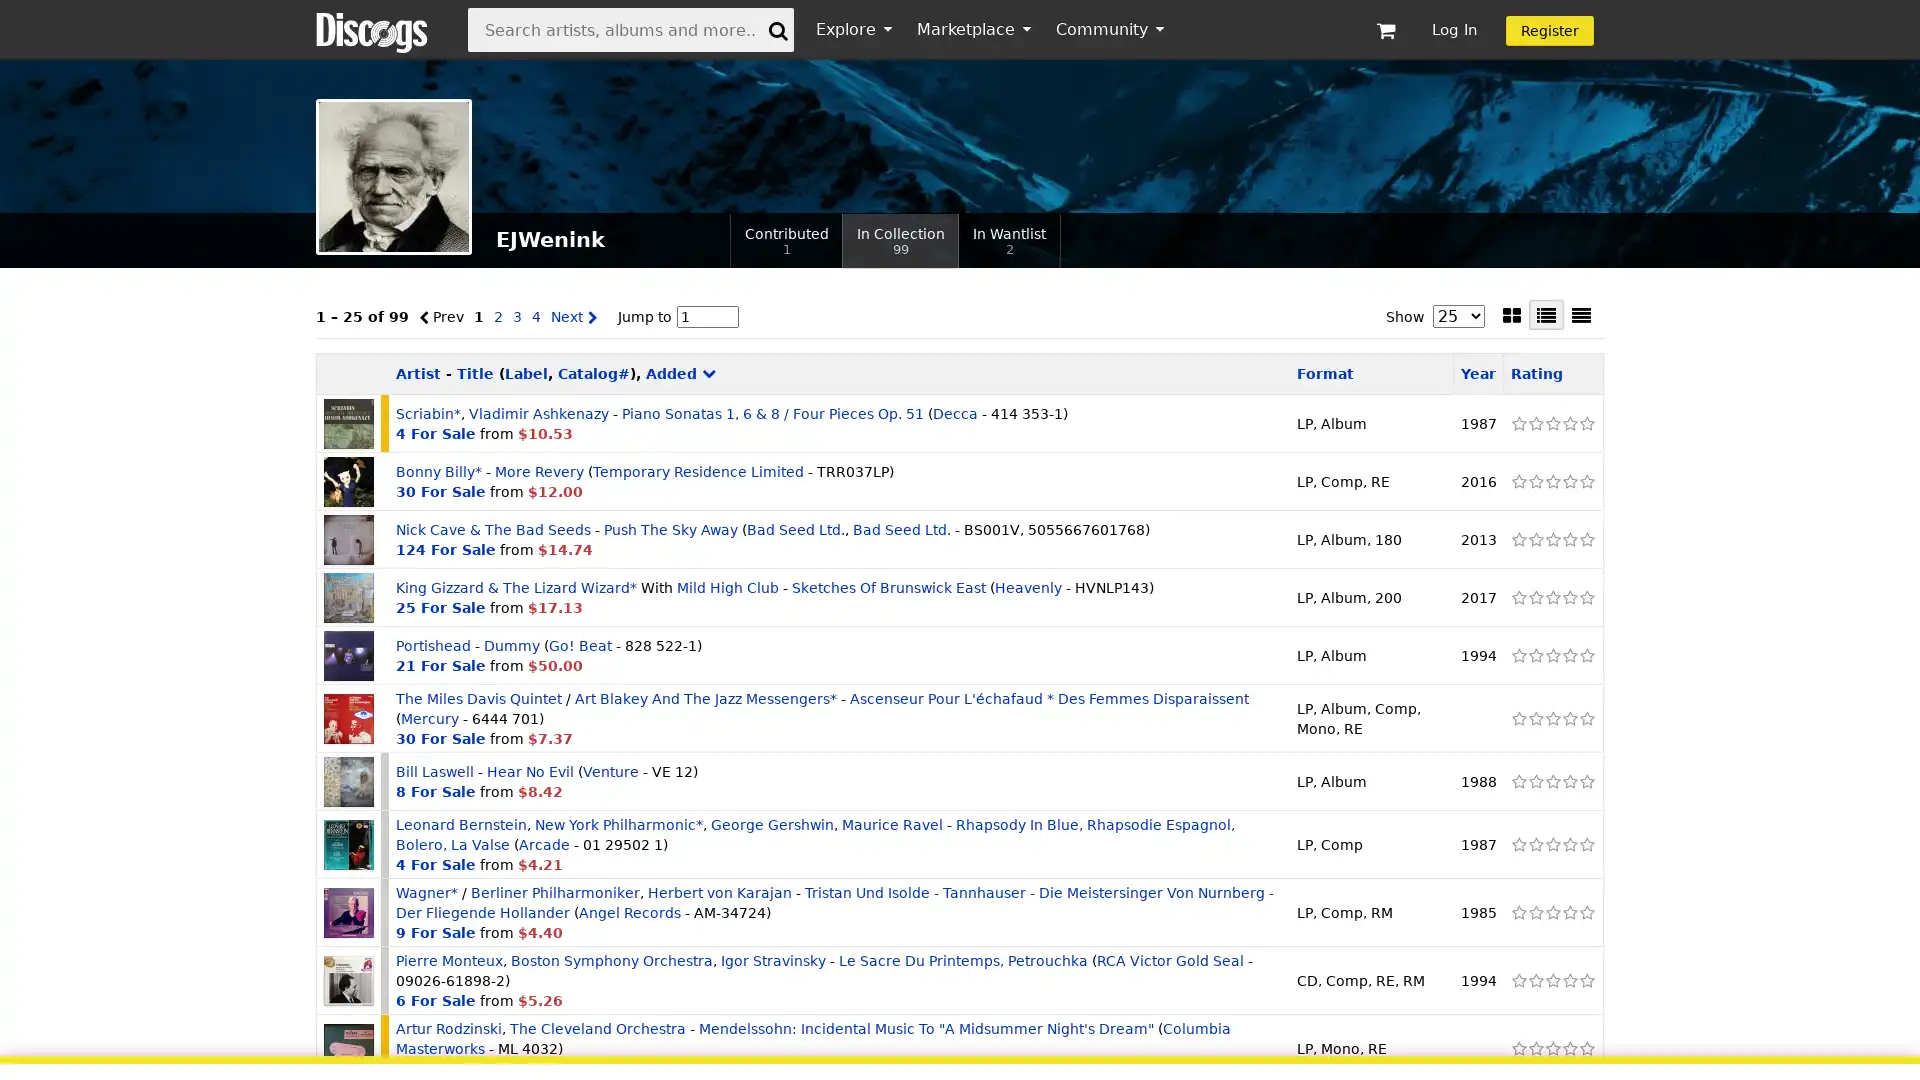 The height and width of the screenshot is (1080, 1920). What do you see at coordinates (1585, 1048) in the screenshot?
I see `Rate this release 5 stars.` at bounding box center [1585, 1048].